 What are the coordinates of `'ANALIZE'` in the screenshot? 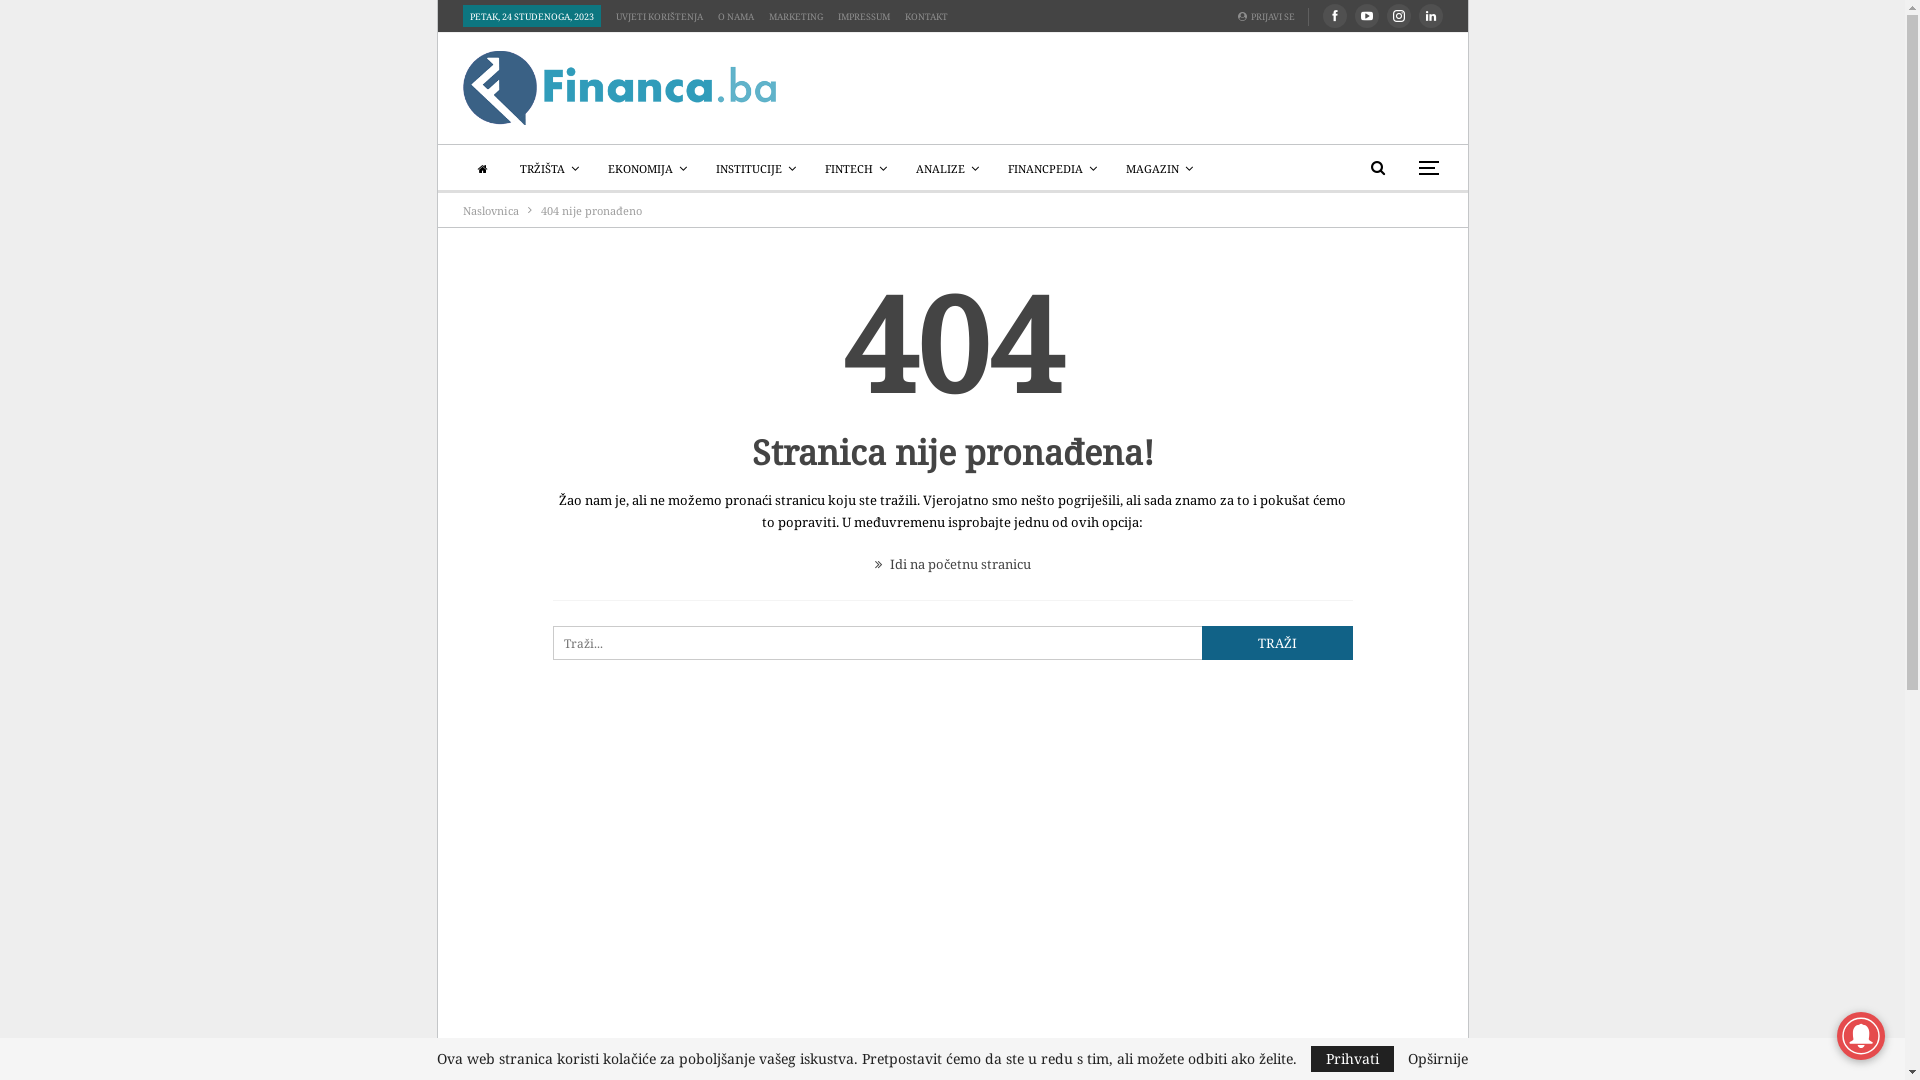 It's located at (946, 168).